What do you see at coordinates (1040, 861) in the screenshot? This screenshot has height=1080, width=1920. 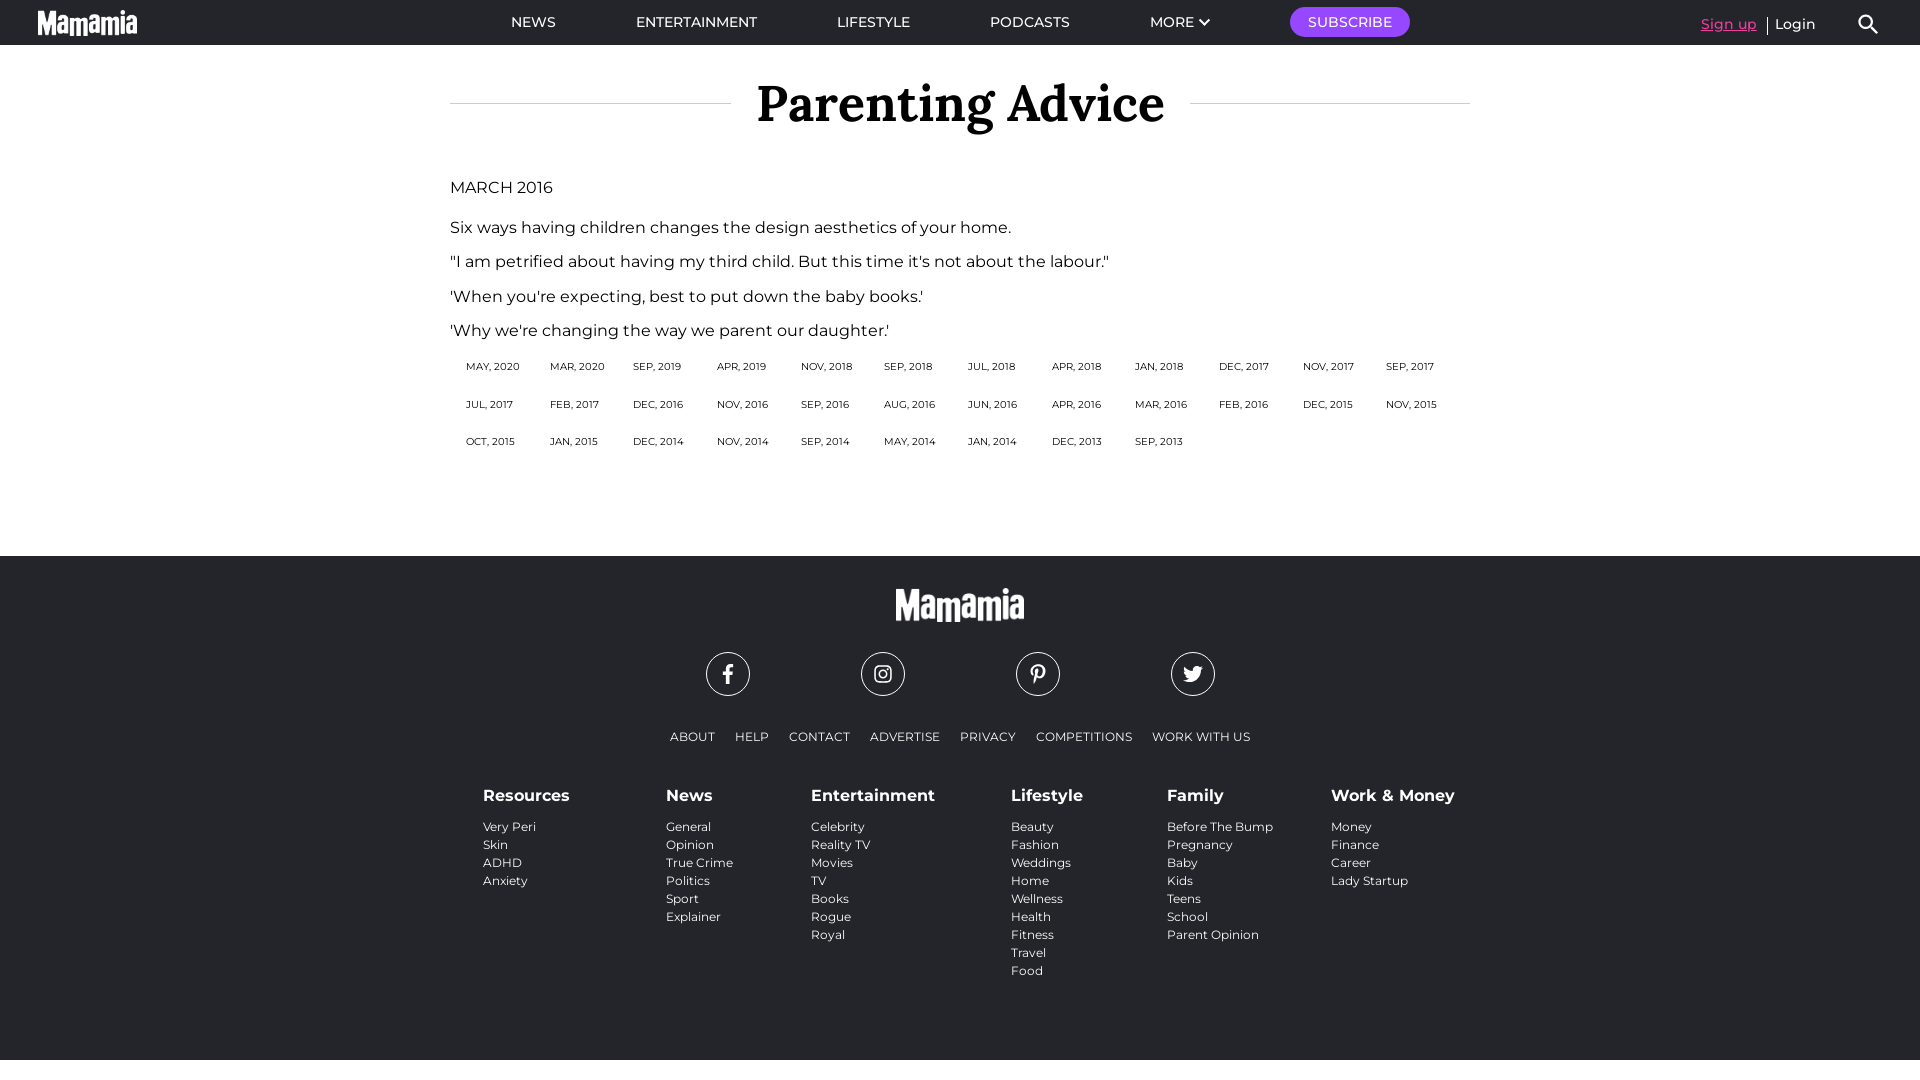 I see `'Weddings'` at bounding box center [1040, 861].